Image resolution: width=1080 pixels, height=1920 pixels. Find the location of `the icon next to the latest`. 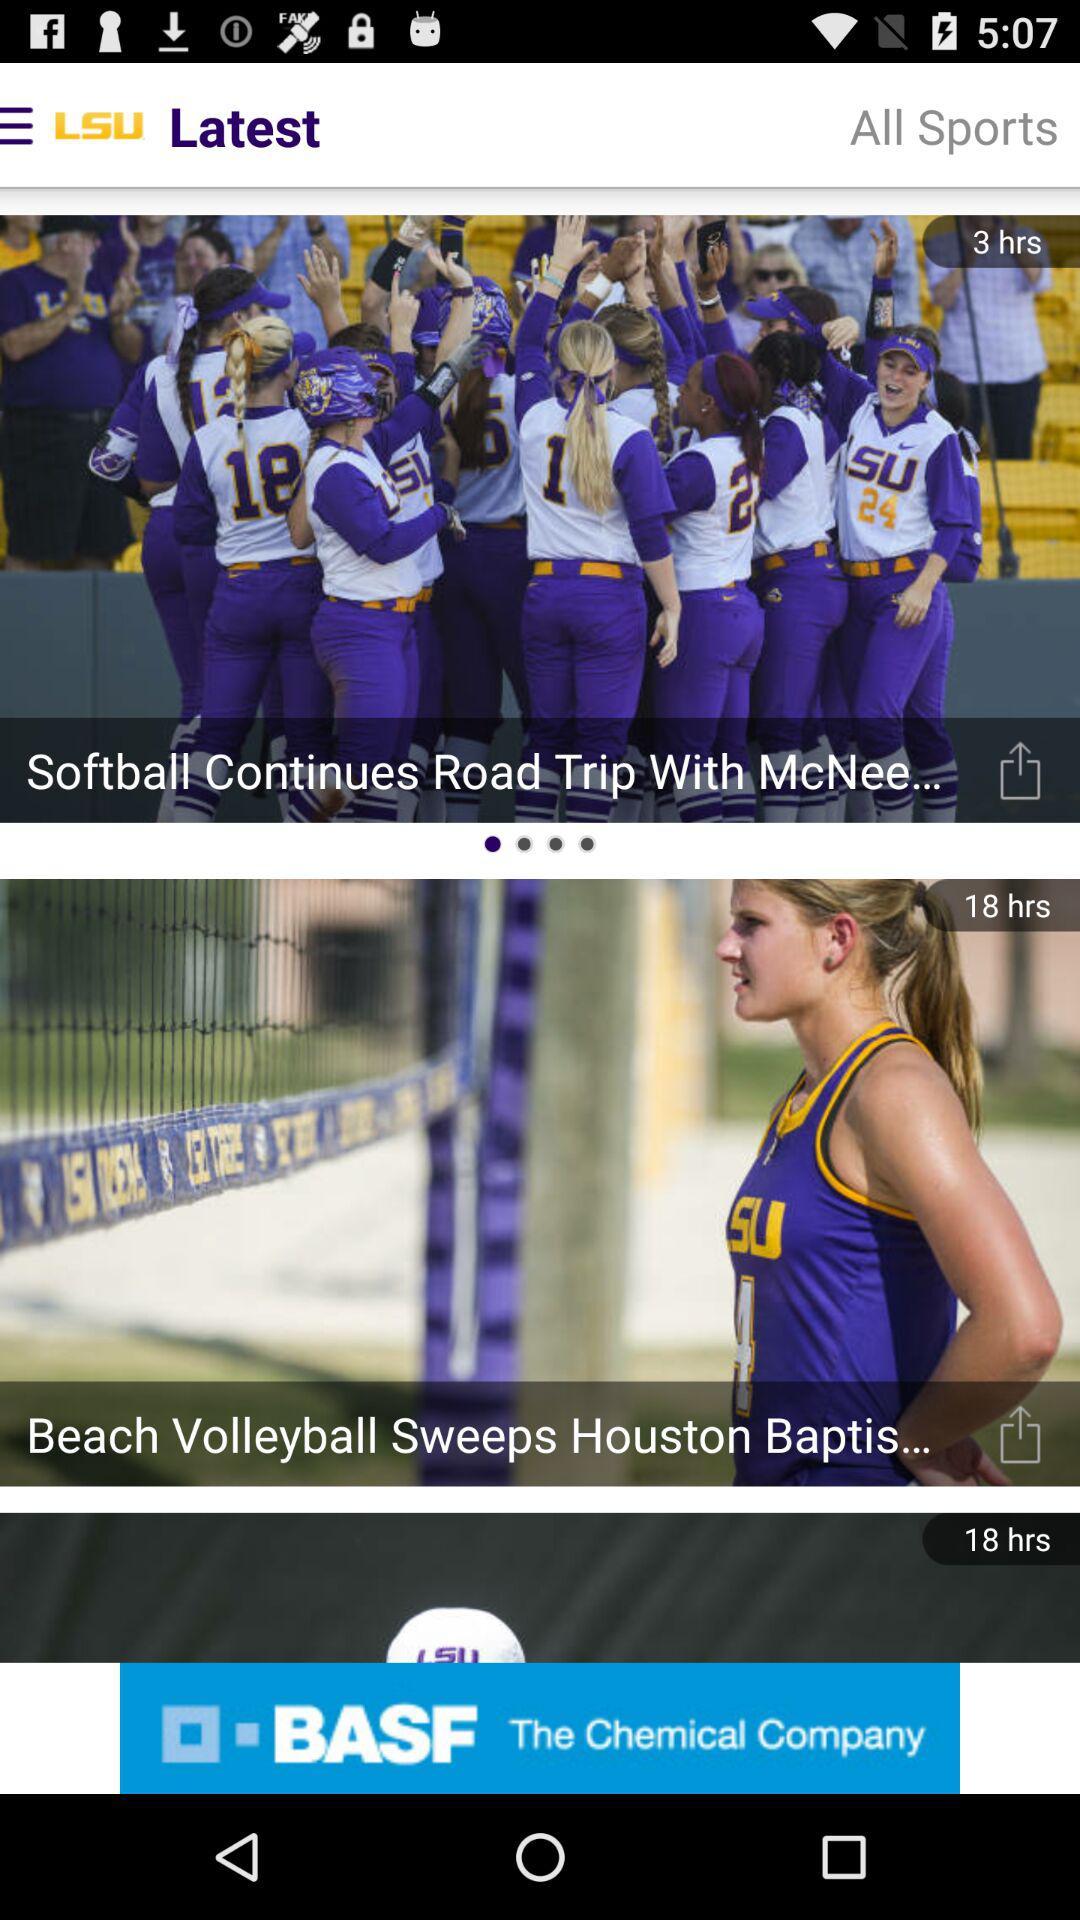

the icon next to the latest is located at coordinates (953, 124).